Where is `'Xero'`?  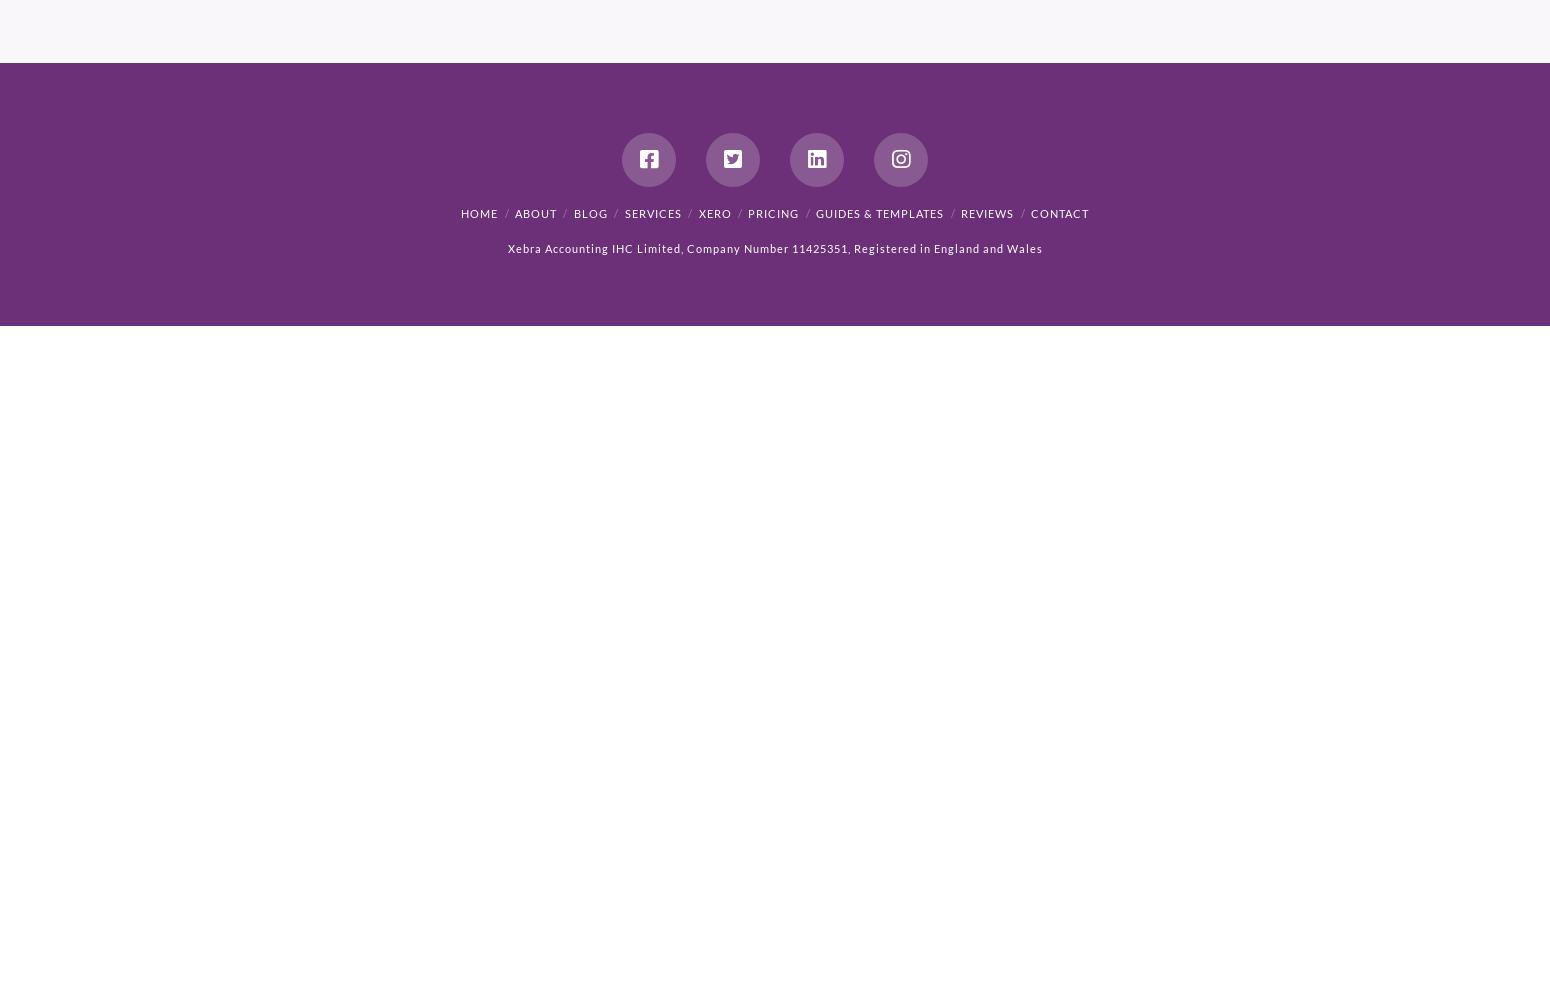
'Xero' is located at coordinates (714, 212).